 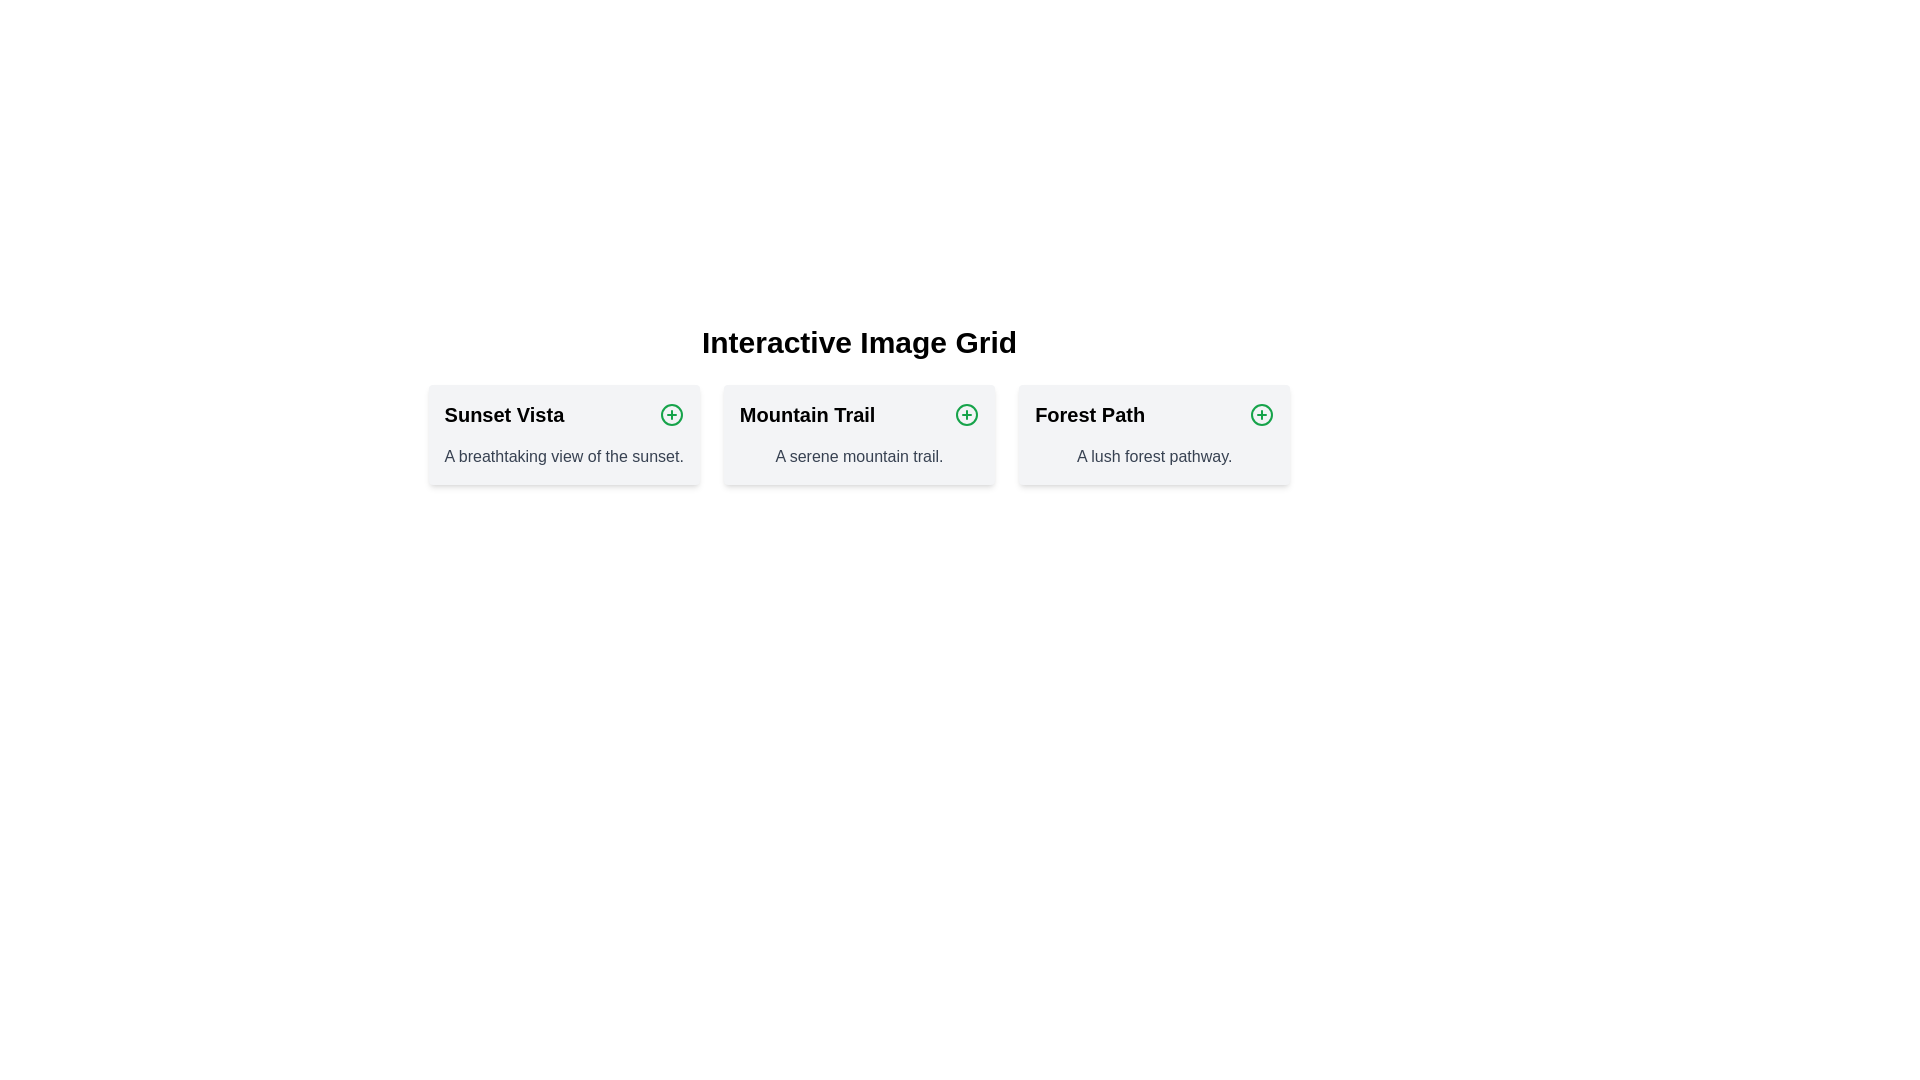 What do you see at coordinates (859, 414) in the screenshot?
I see `the 'Mountain Trail' text label located at the top of the middle card in a three-card layout, which is adjacent to a small circular icon` at bounding box center [859, 414].